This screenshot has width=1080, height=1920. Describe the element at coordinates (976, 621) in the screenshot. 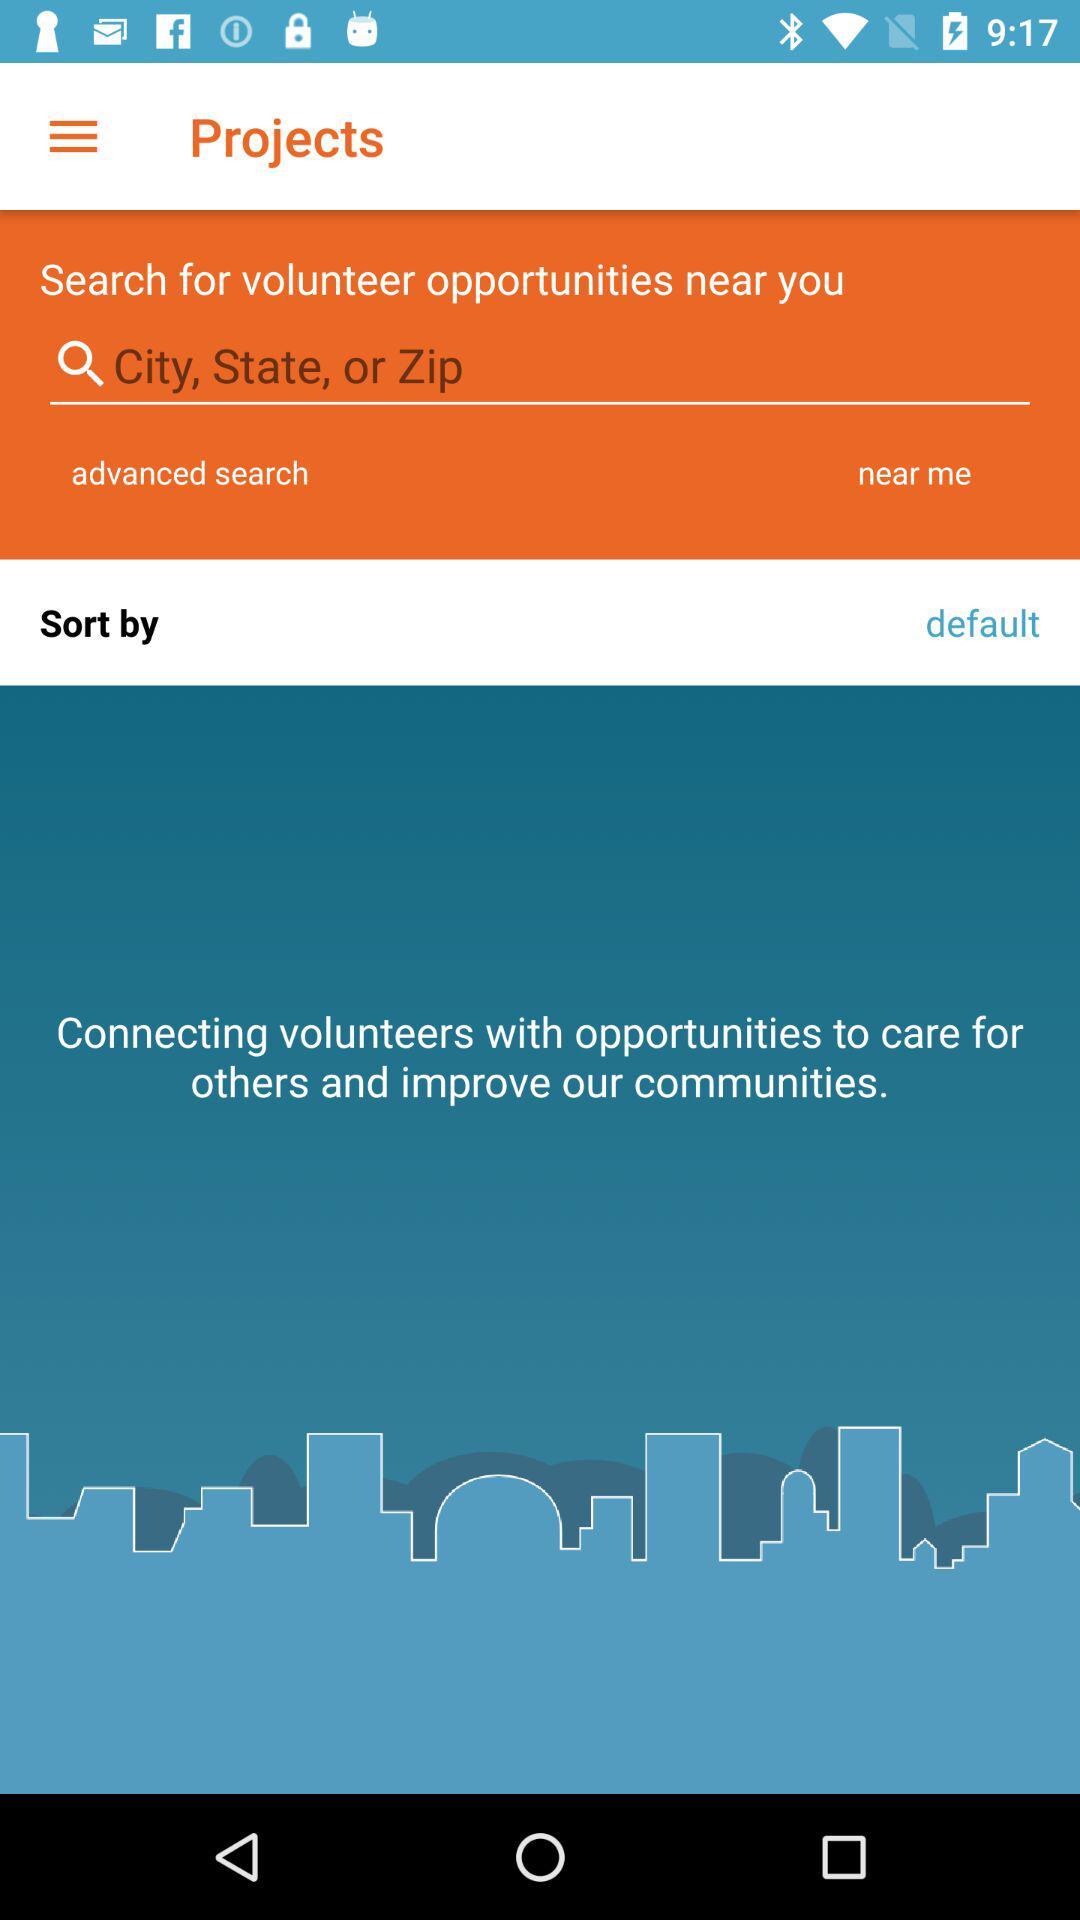

I see `the default icon` at that location.